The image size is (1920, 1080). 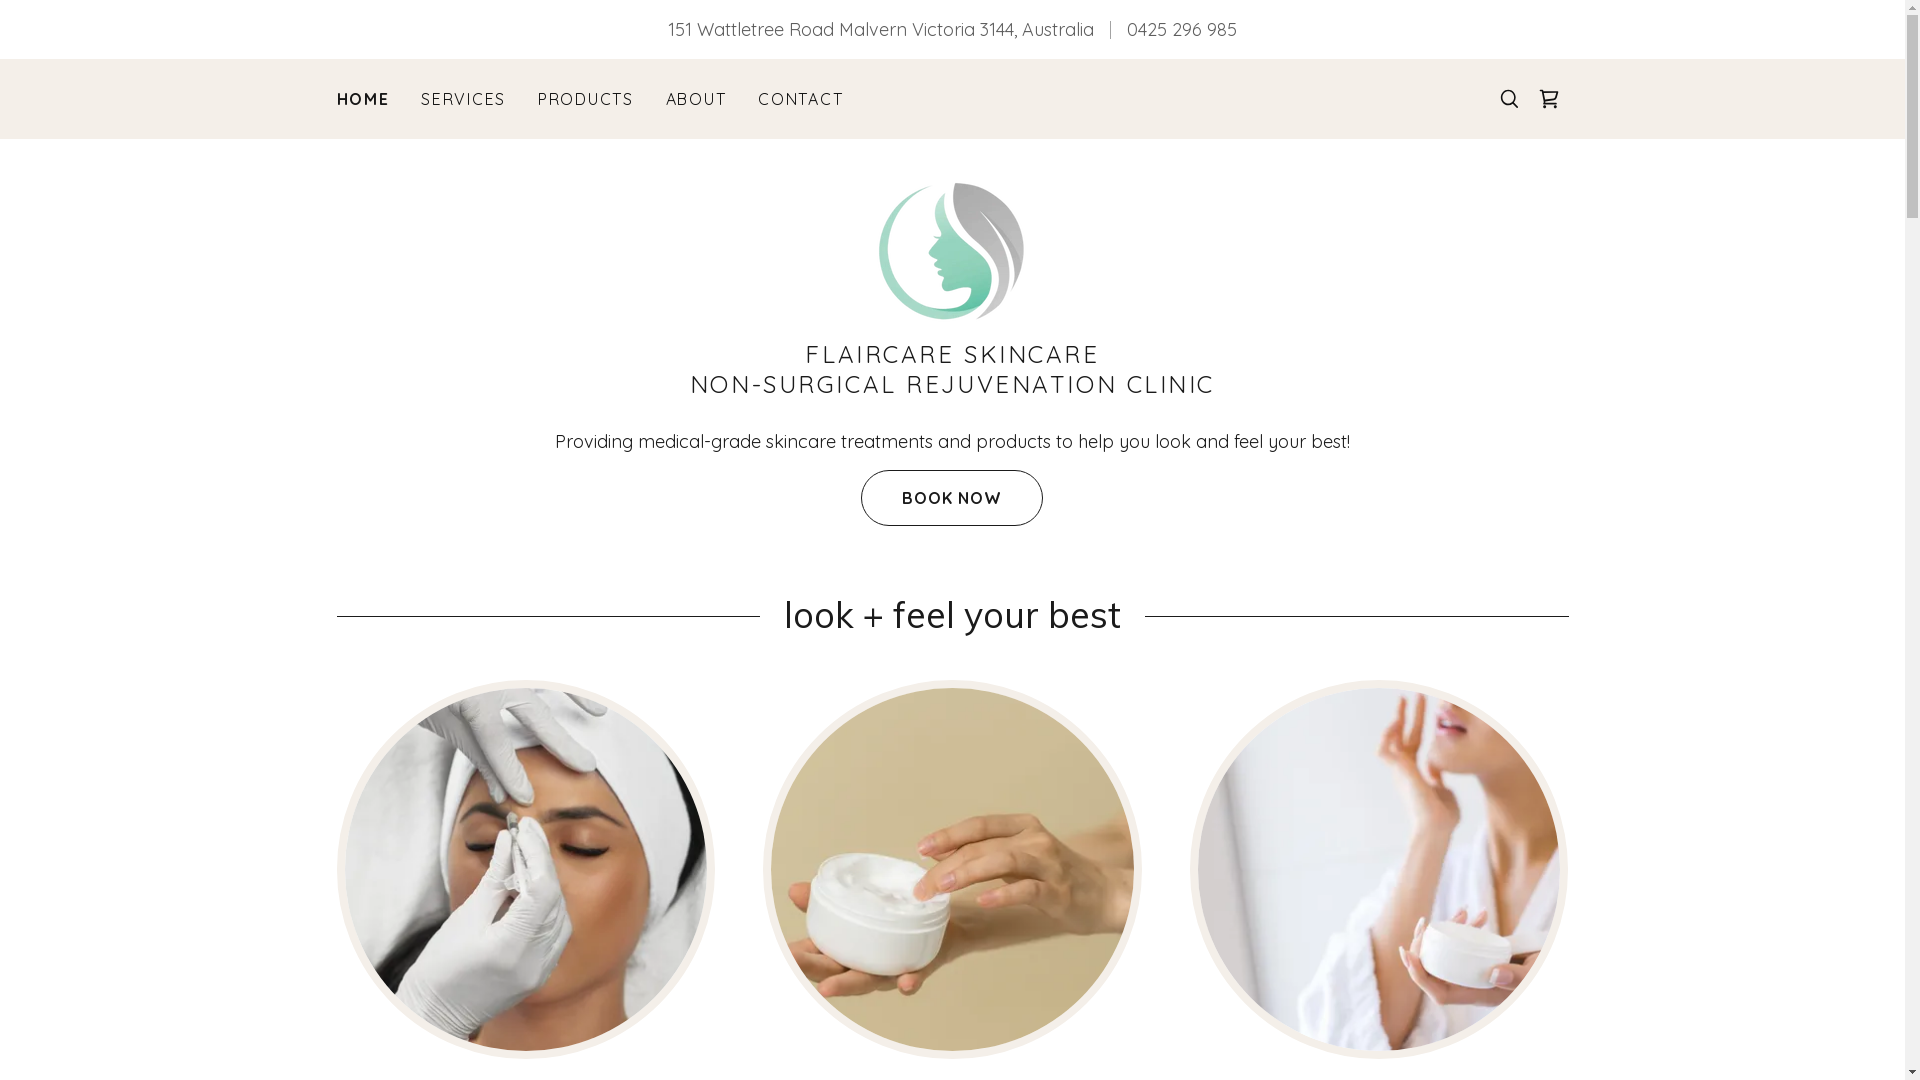 What do you see at coordinates (696, 99) in the screenshot?
I see `'ABOUT'` at bounding box center [696, 99].